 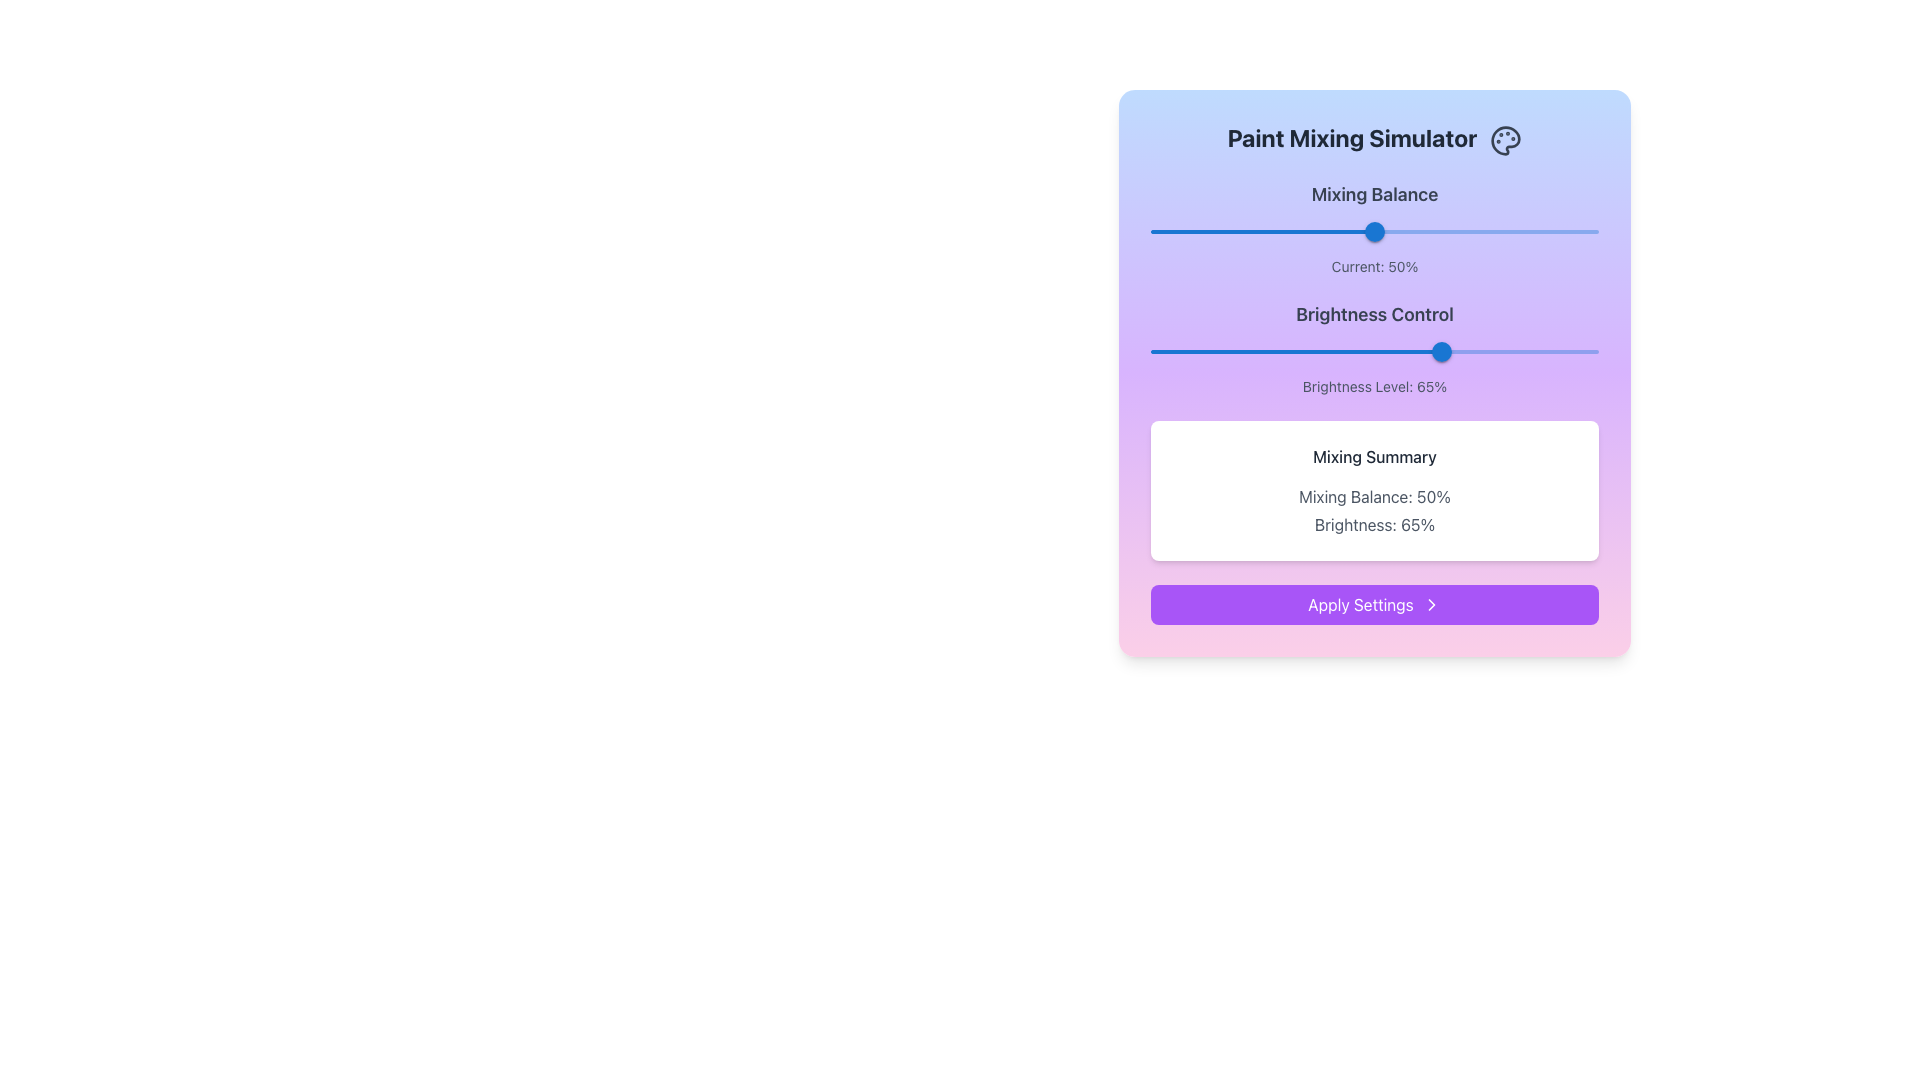 What do you see at coordinates (1373, 350) in the screenshot?
I see `the red horizontal slider rail located under the 'Brightness Control' section in the main UI card` at bounding box center [1373, 350].